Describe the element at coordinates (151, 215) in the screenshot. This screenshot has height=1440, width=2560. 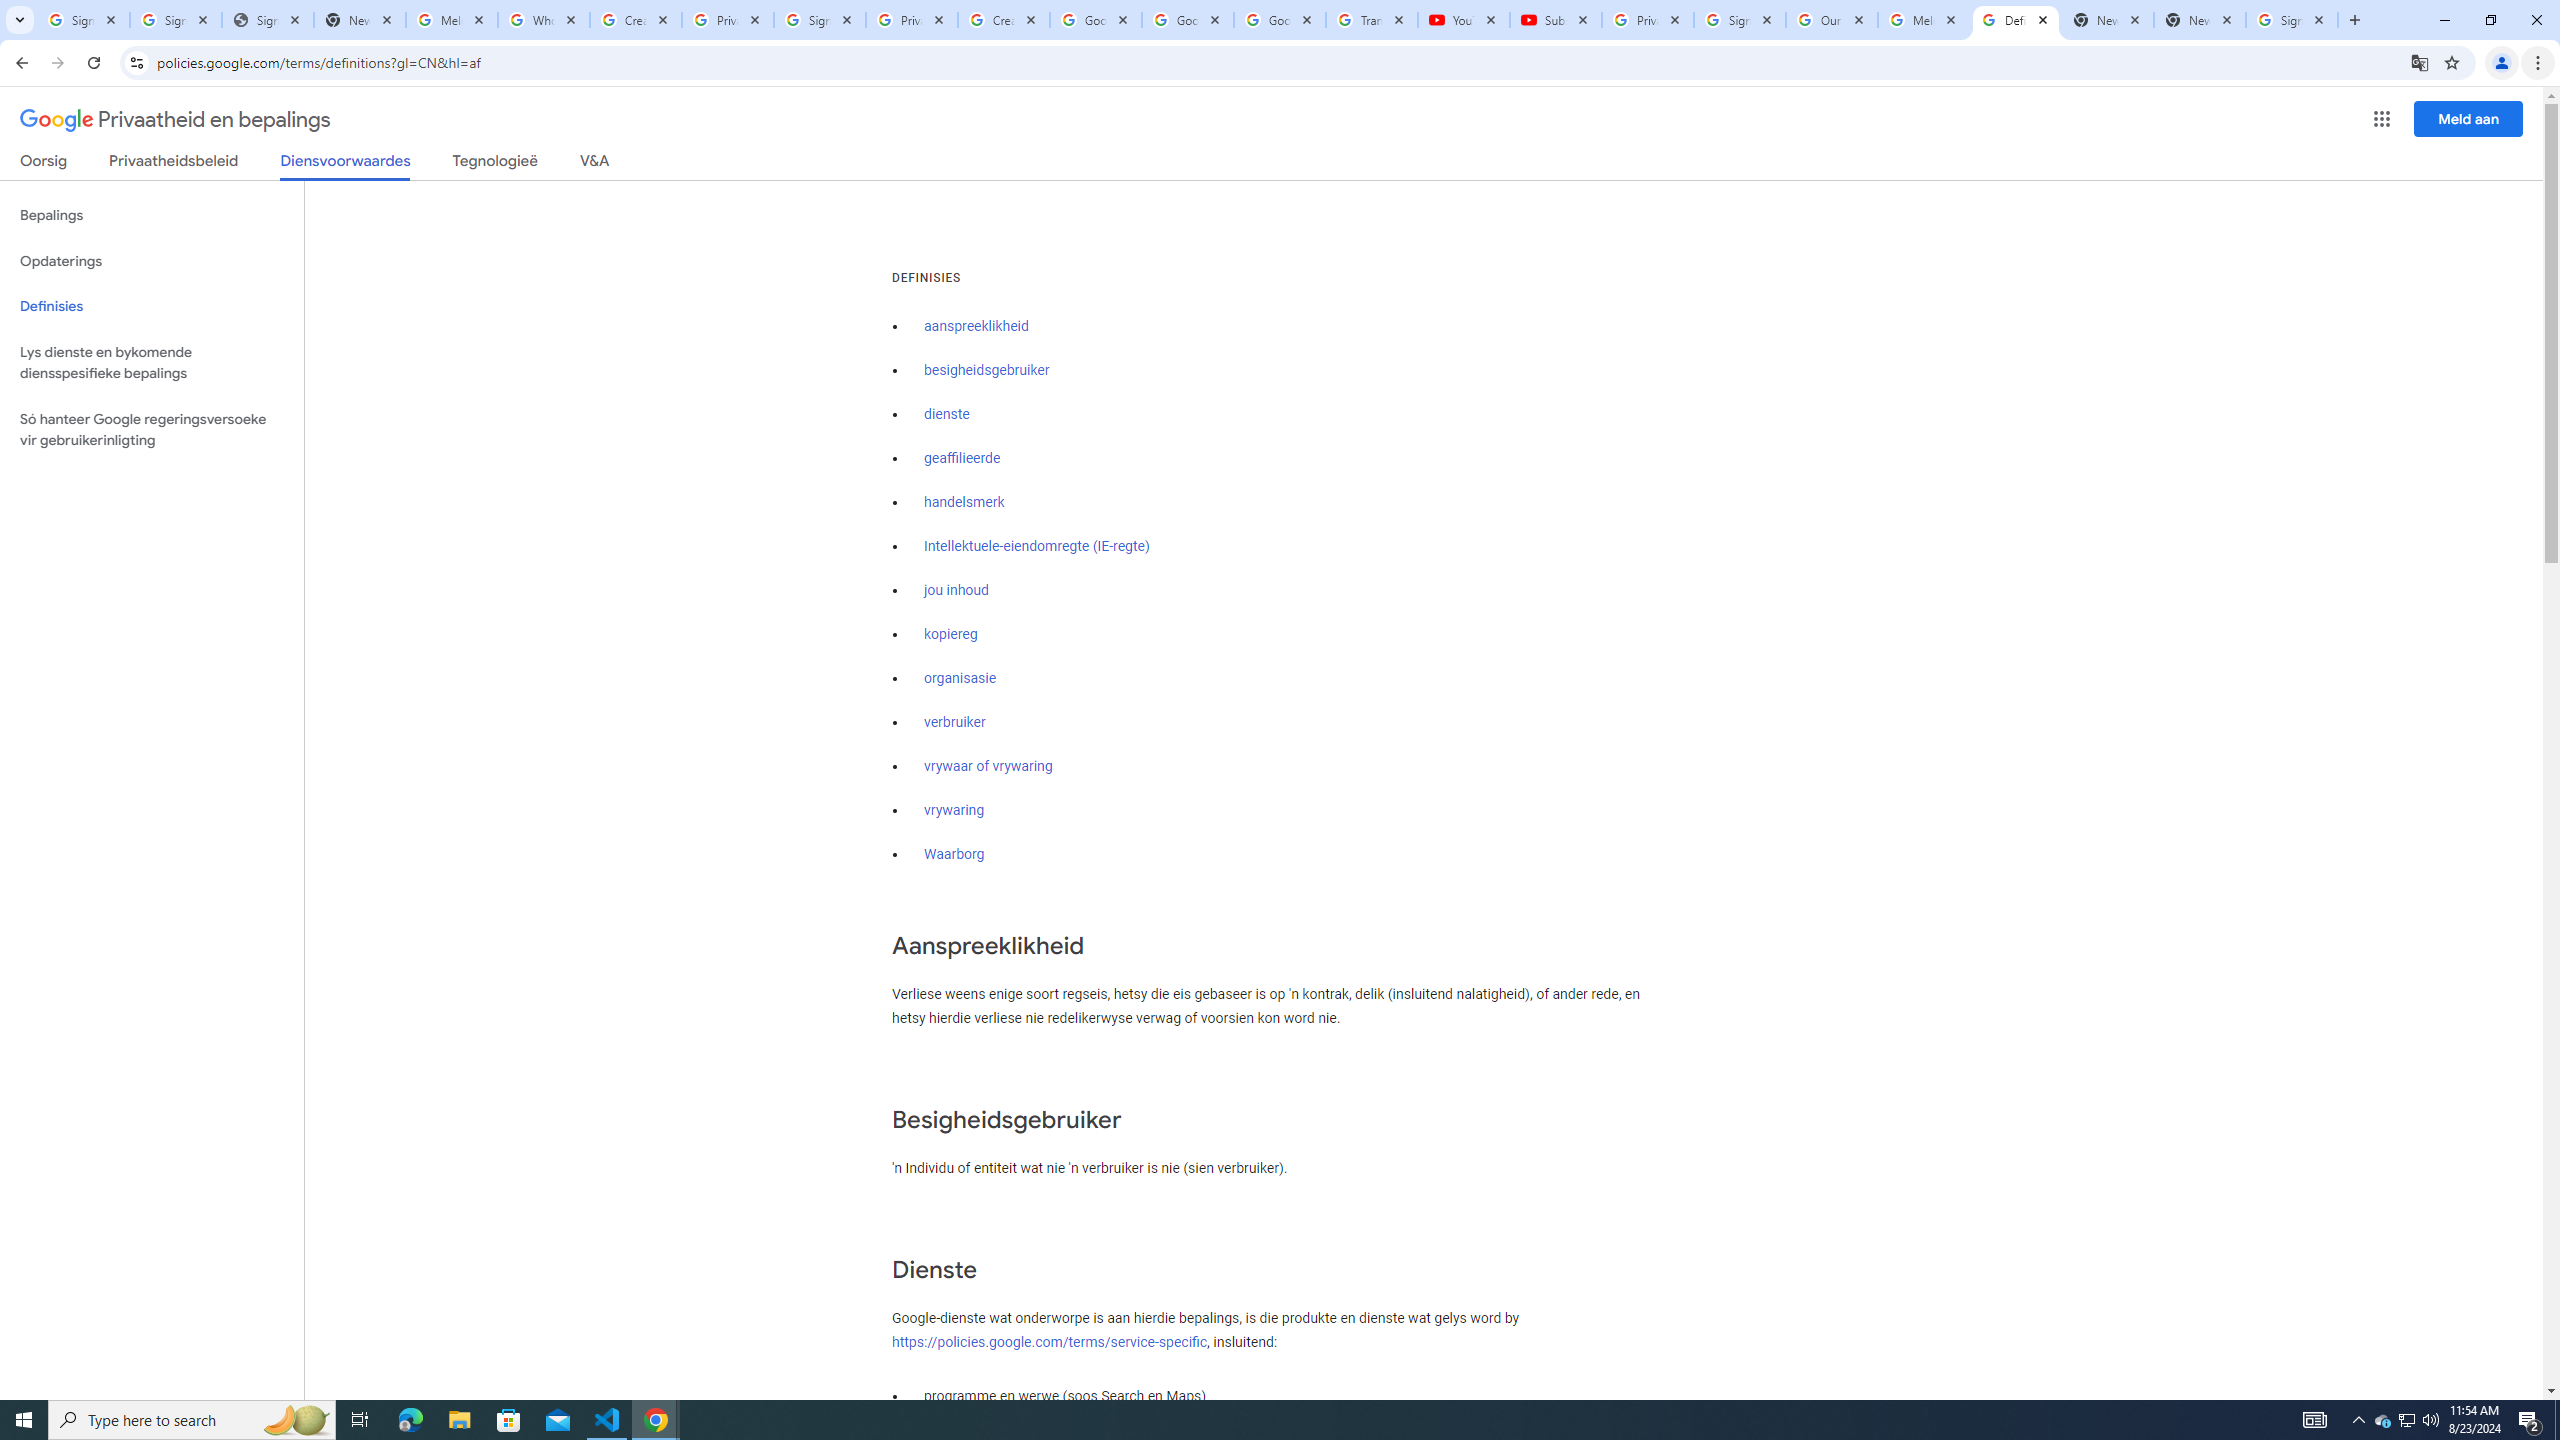
I see `'Bepalings'` at that location.